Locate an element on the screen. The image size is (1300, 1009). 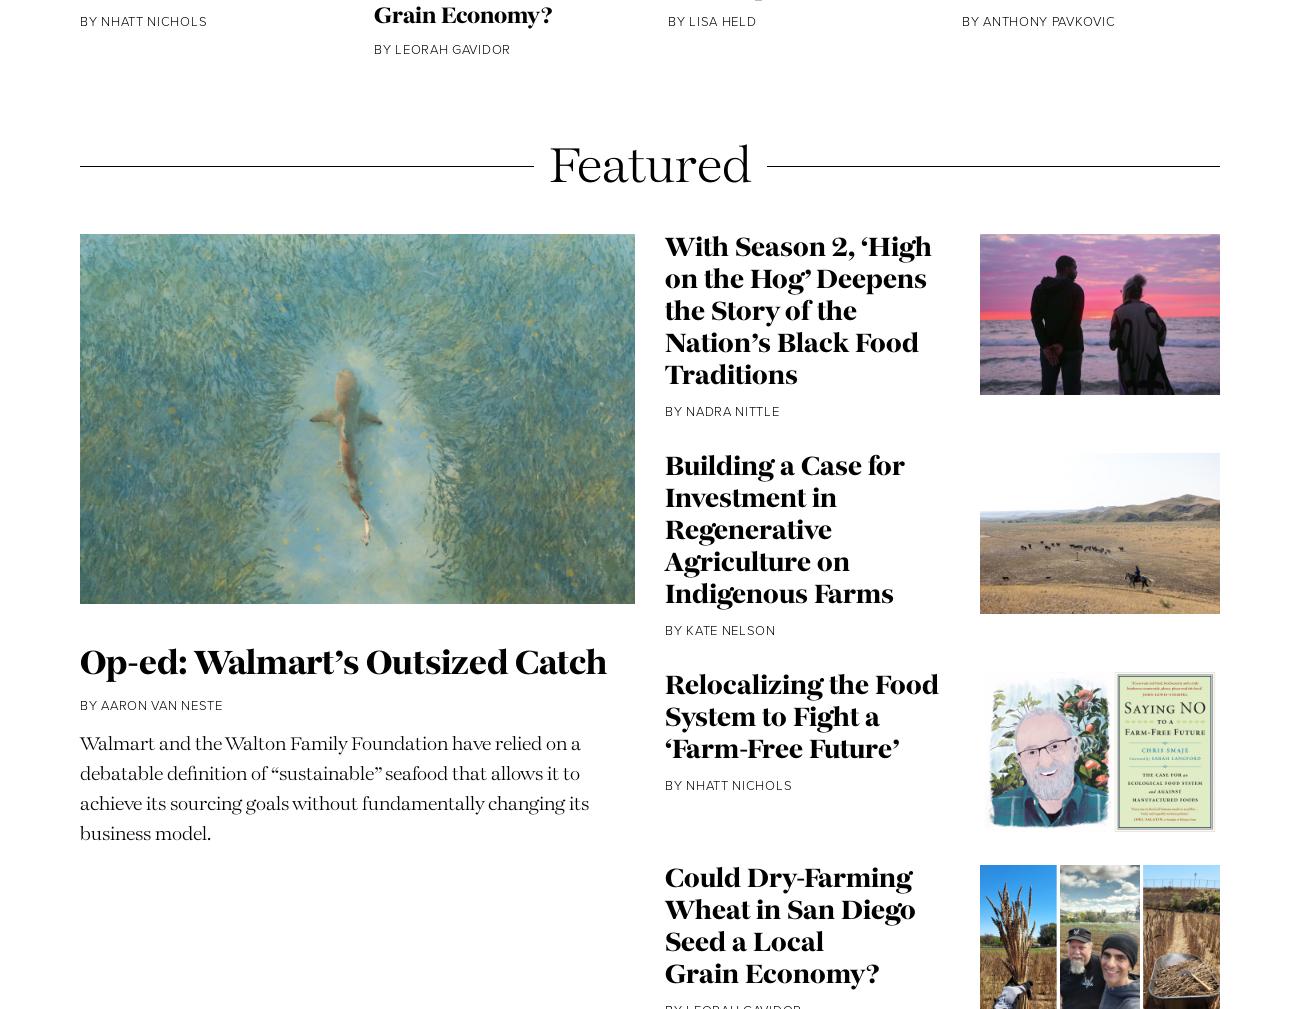
'Relocalizing the Food System to Fight a ‘Farm-Free Future’' is located at coordinates (663, 779).